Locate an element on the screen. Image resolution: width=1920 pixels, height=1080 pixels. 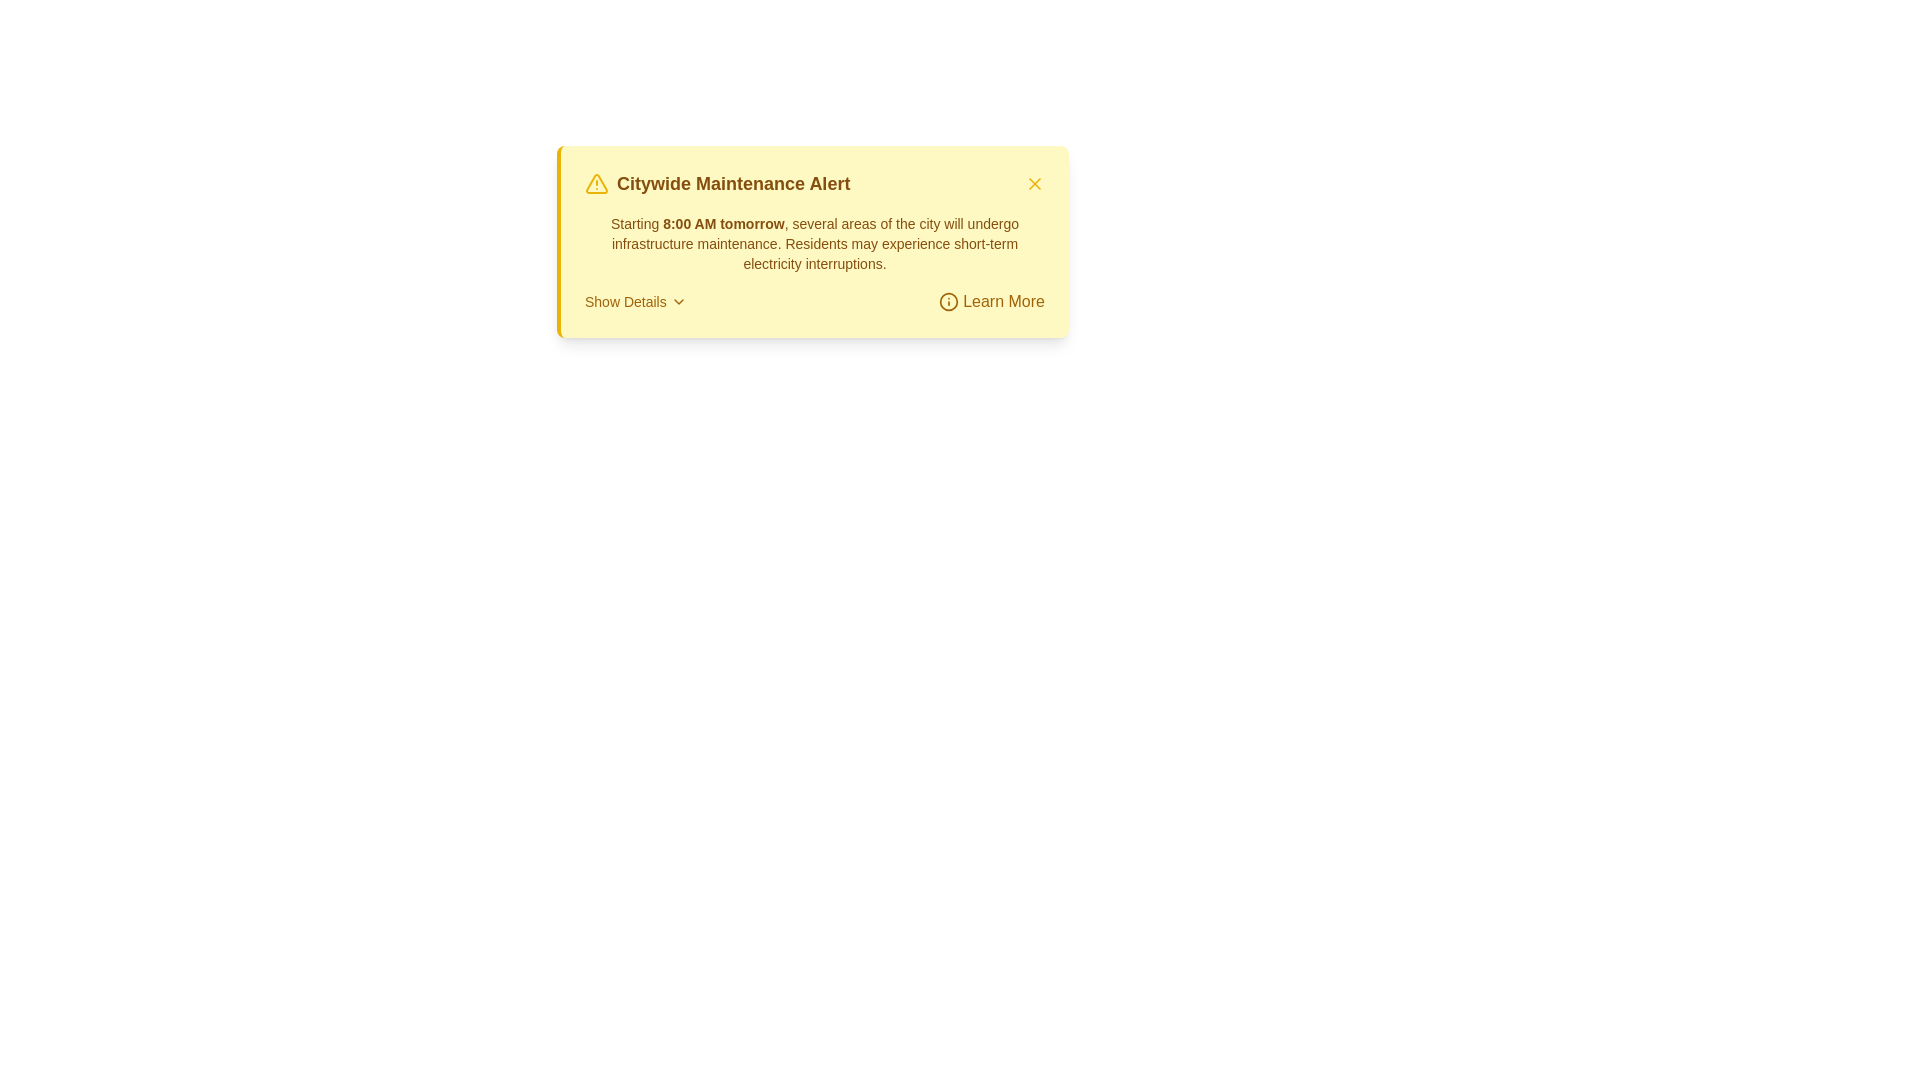
the informational SVG icon located to the left of the 'Learn More' text on the yellow notification card at the bottom right section is located at coordinates (948, 301).